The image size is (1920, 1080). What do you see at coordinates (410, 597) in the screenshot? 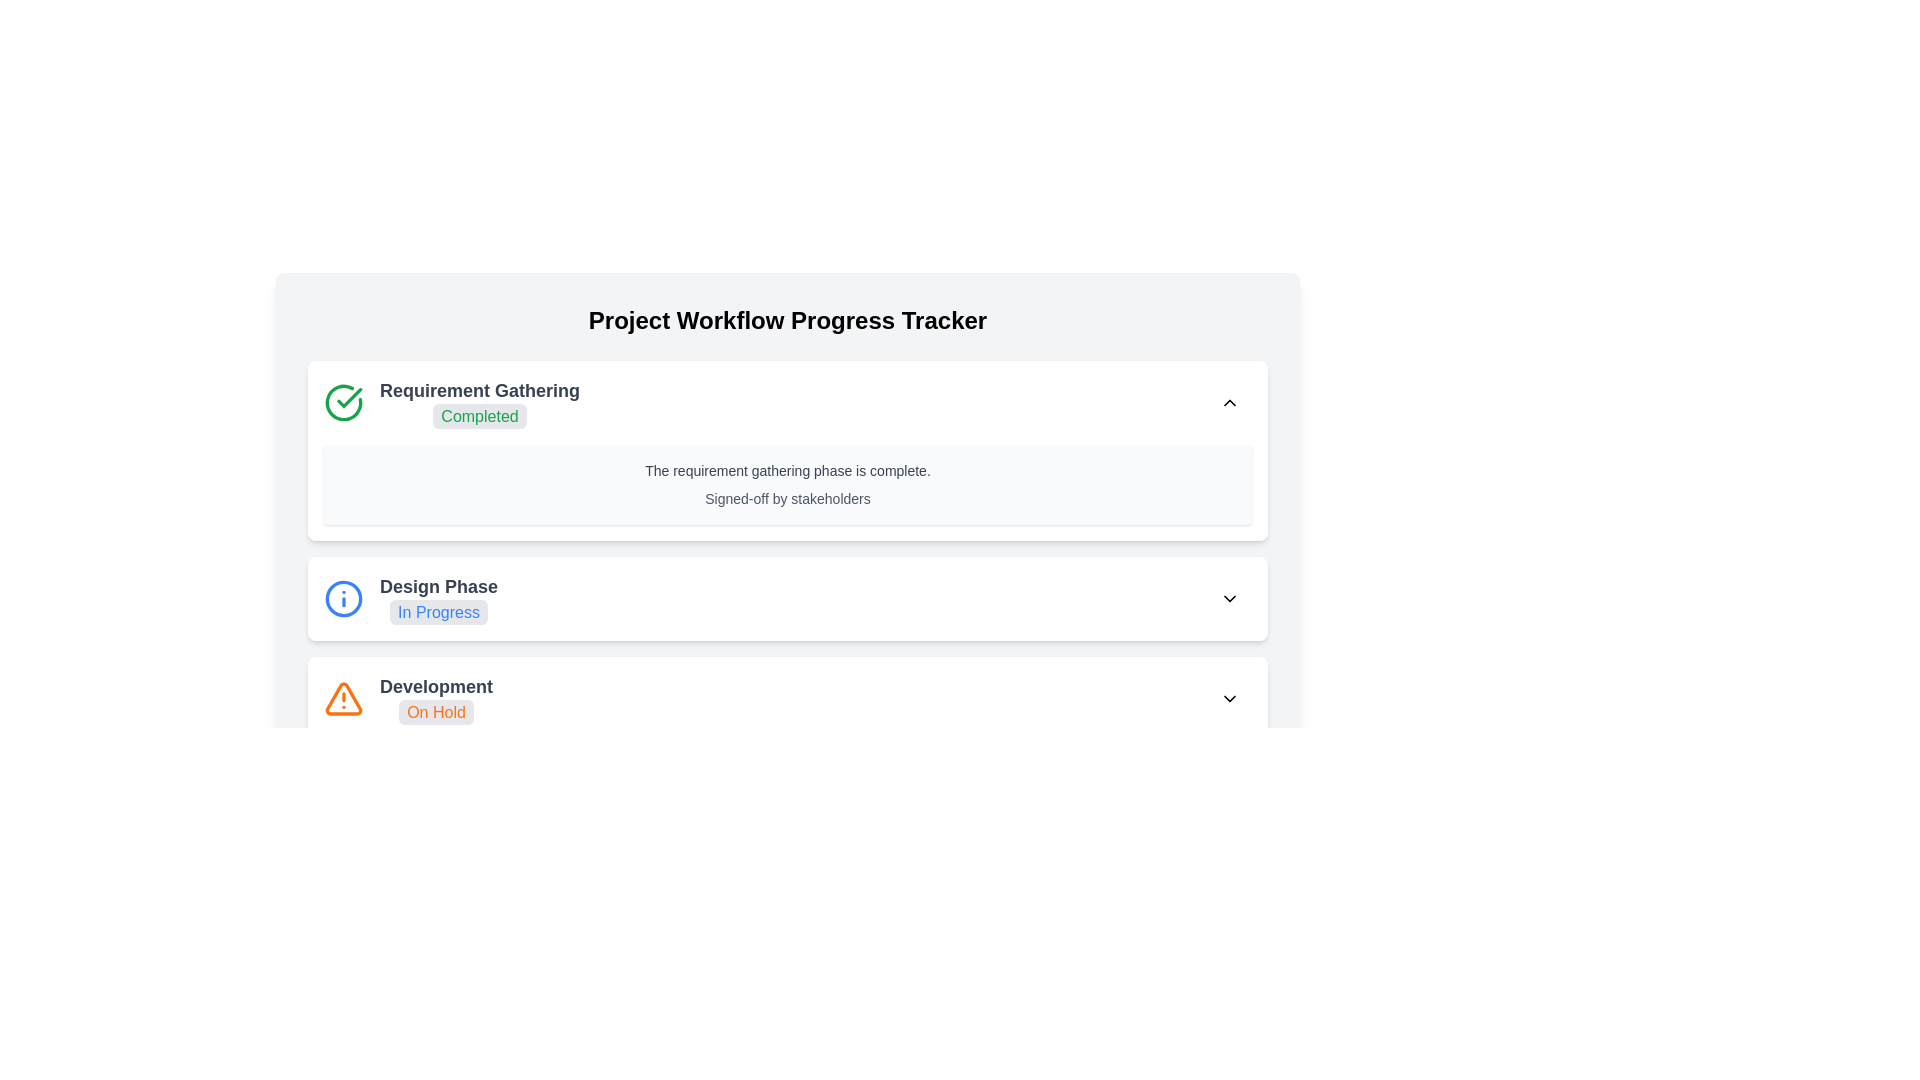
I see `the information displayed on the 'Design Phase' label with status indicator, which shows 'In Progress' and is located in the second row of the section list` at bounding box center [410, 597].